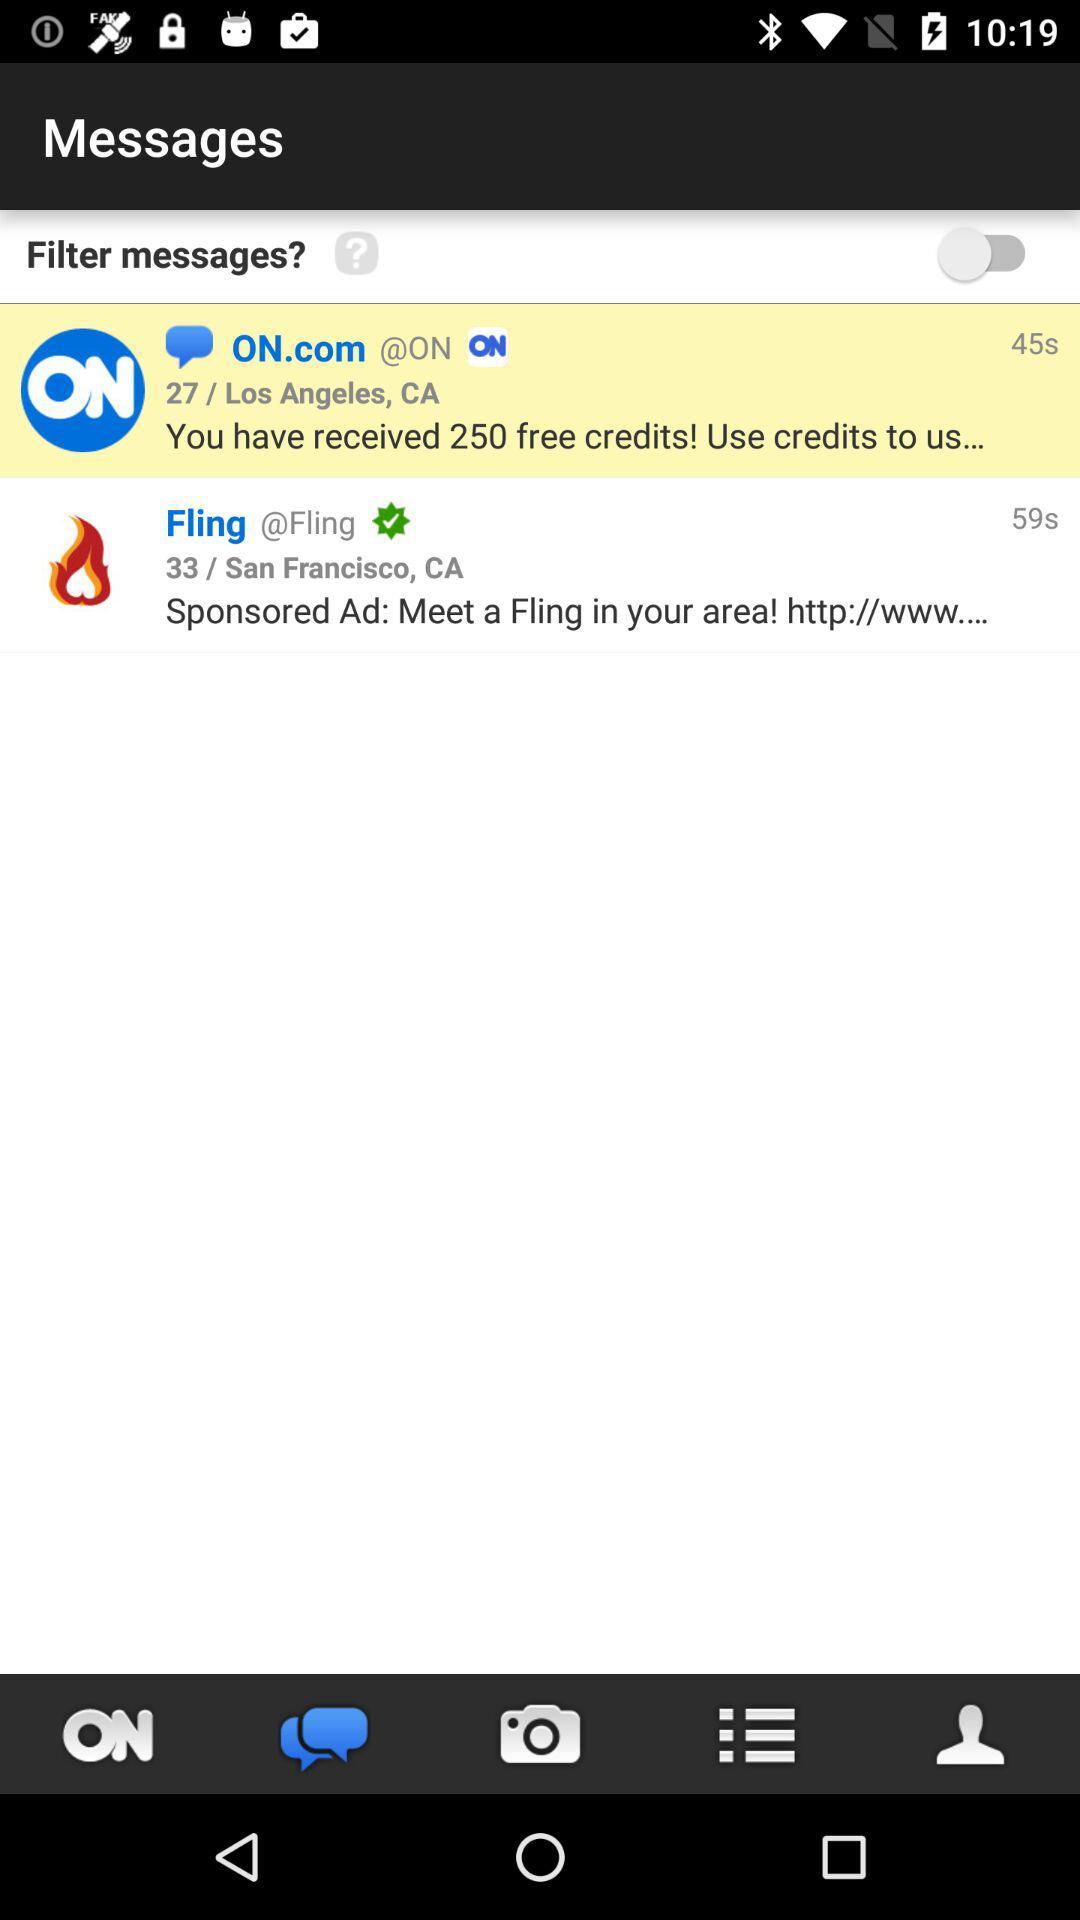 Image resolution: width=1080 pixels, height=1920 pixels. I want to click on show list, so click(756, 1733).